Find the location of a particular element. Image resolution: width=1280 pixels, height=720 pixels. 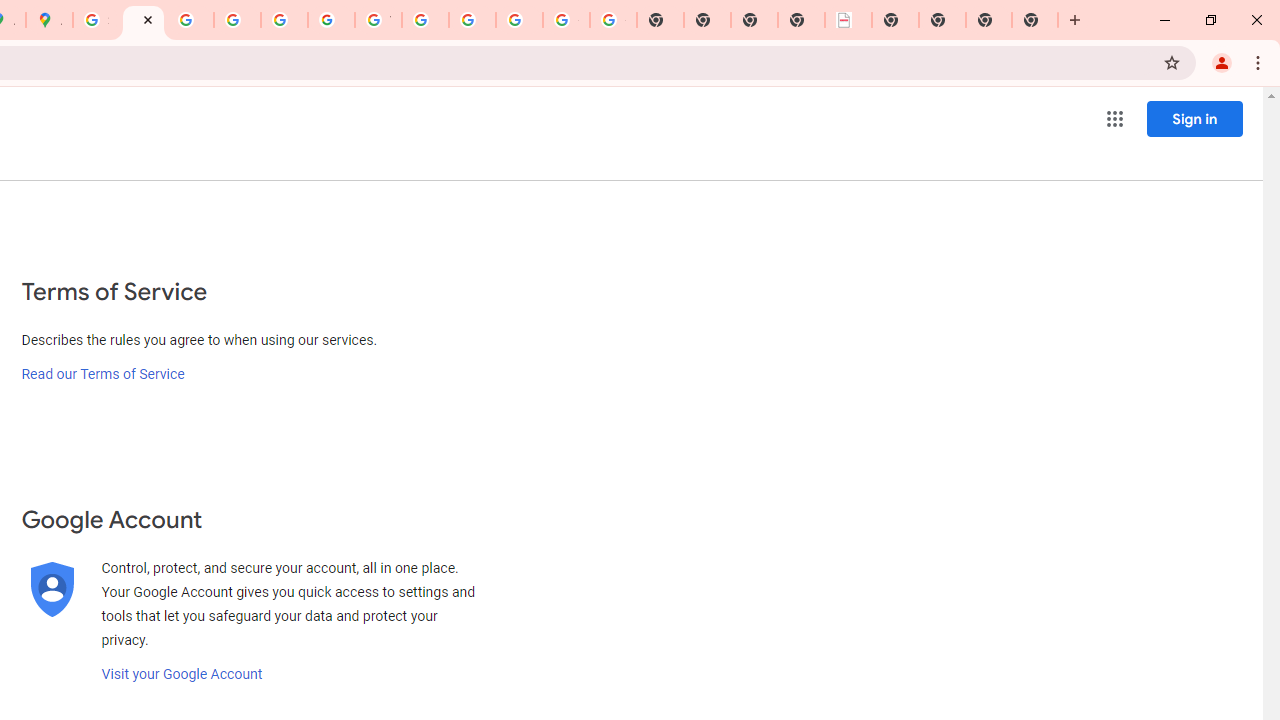

'YouTube' is located at coordinates (378, 20).